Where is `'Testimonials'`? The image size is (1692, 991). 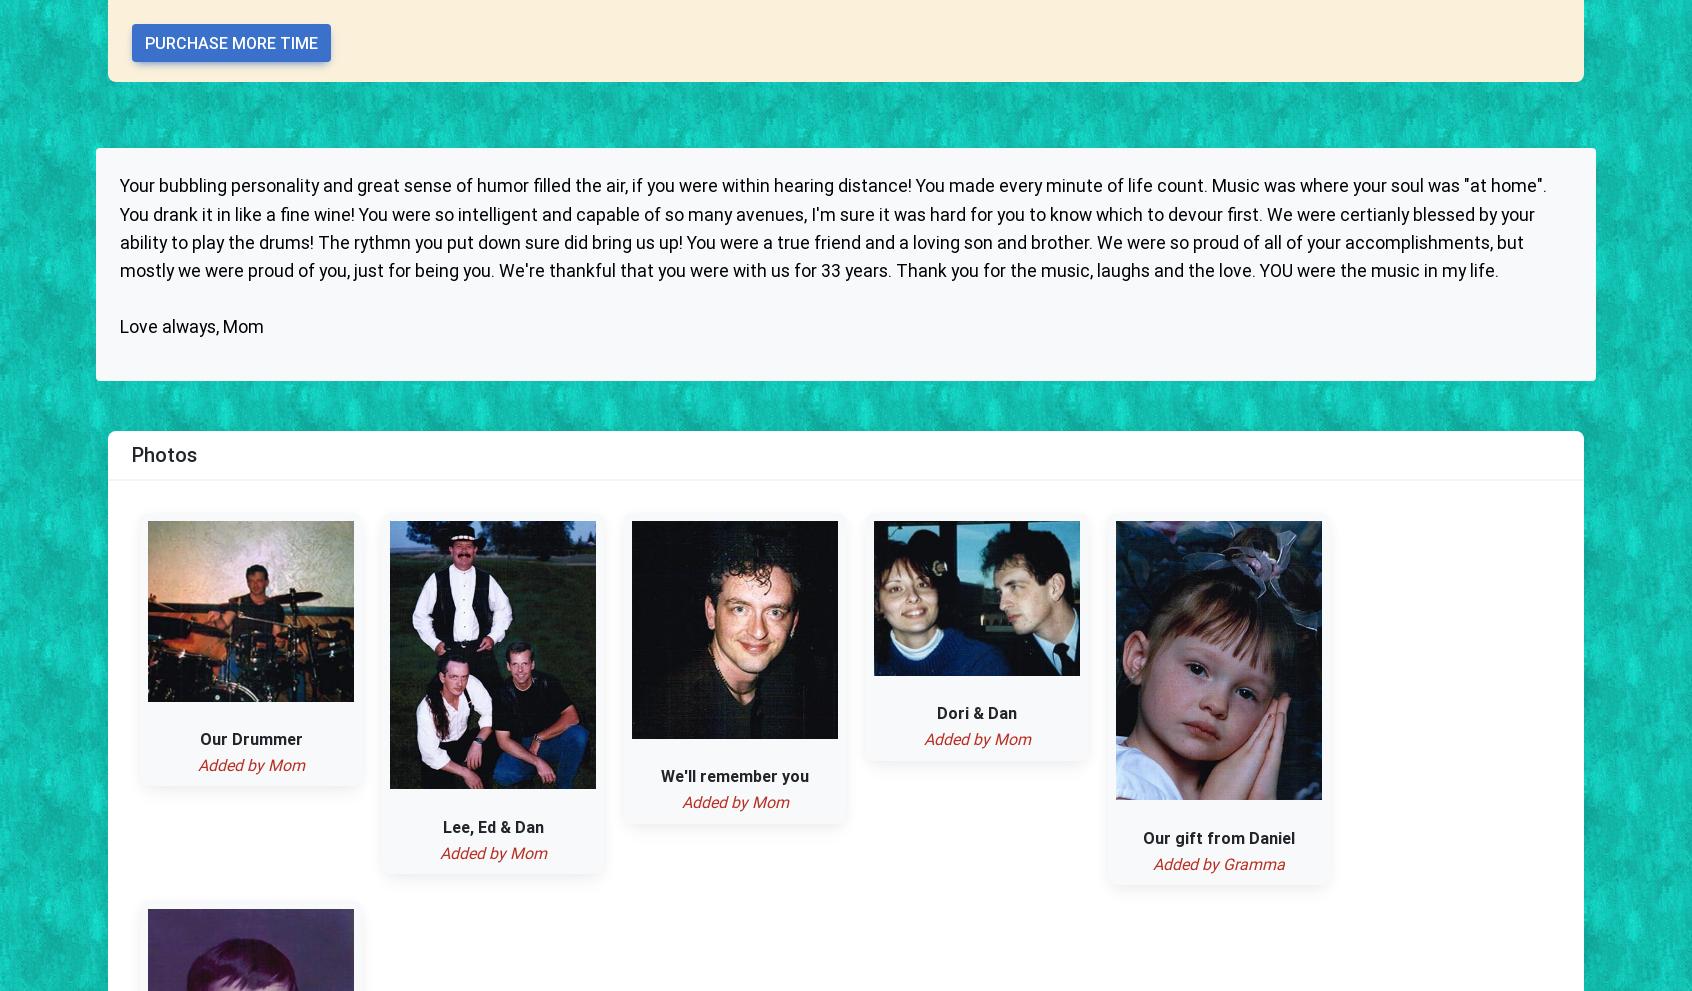 'Testimonials' is located at coordinates (1175, 543).